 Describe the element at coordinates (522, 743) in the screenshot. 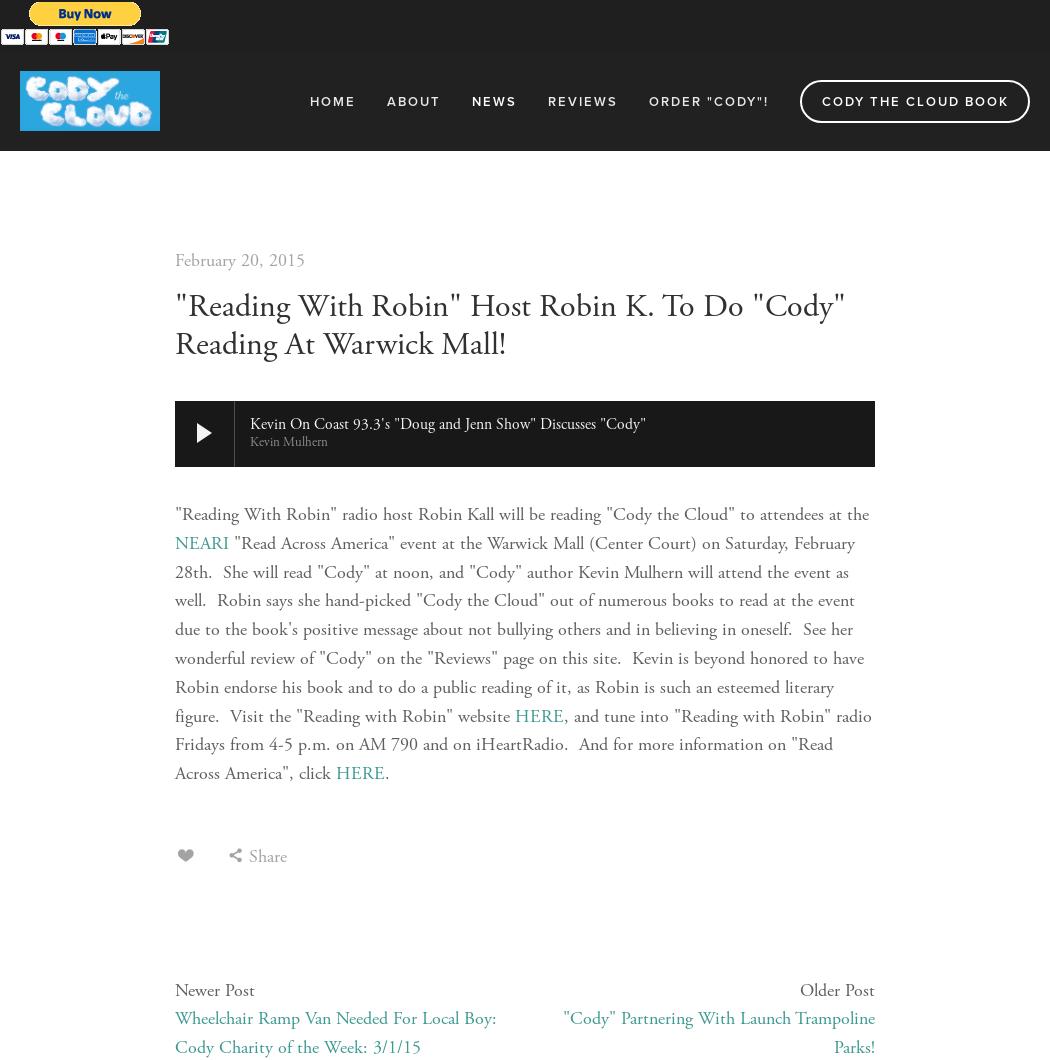

I see `', and tune into "Reading with Robin" radio Fridays from 4-5 p.m. on AM 790 and on iHeartRadio.  And for more information on "Read Across America", click'` at that location.